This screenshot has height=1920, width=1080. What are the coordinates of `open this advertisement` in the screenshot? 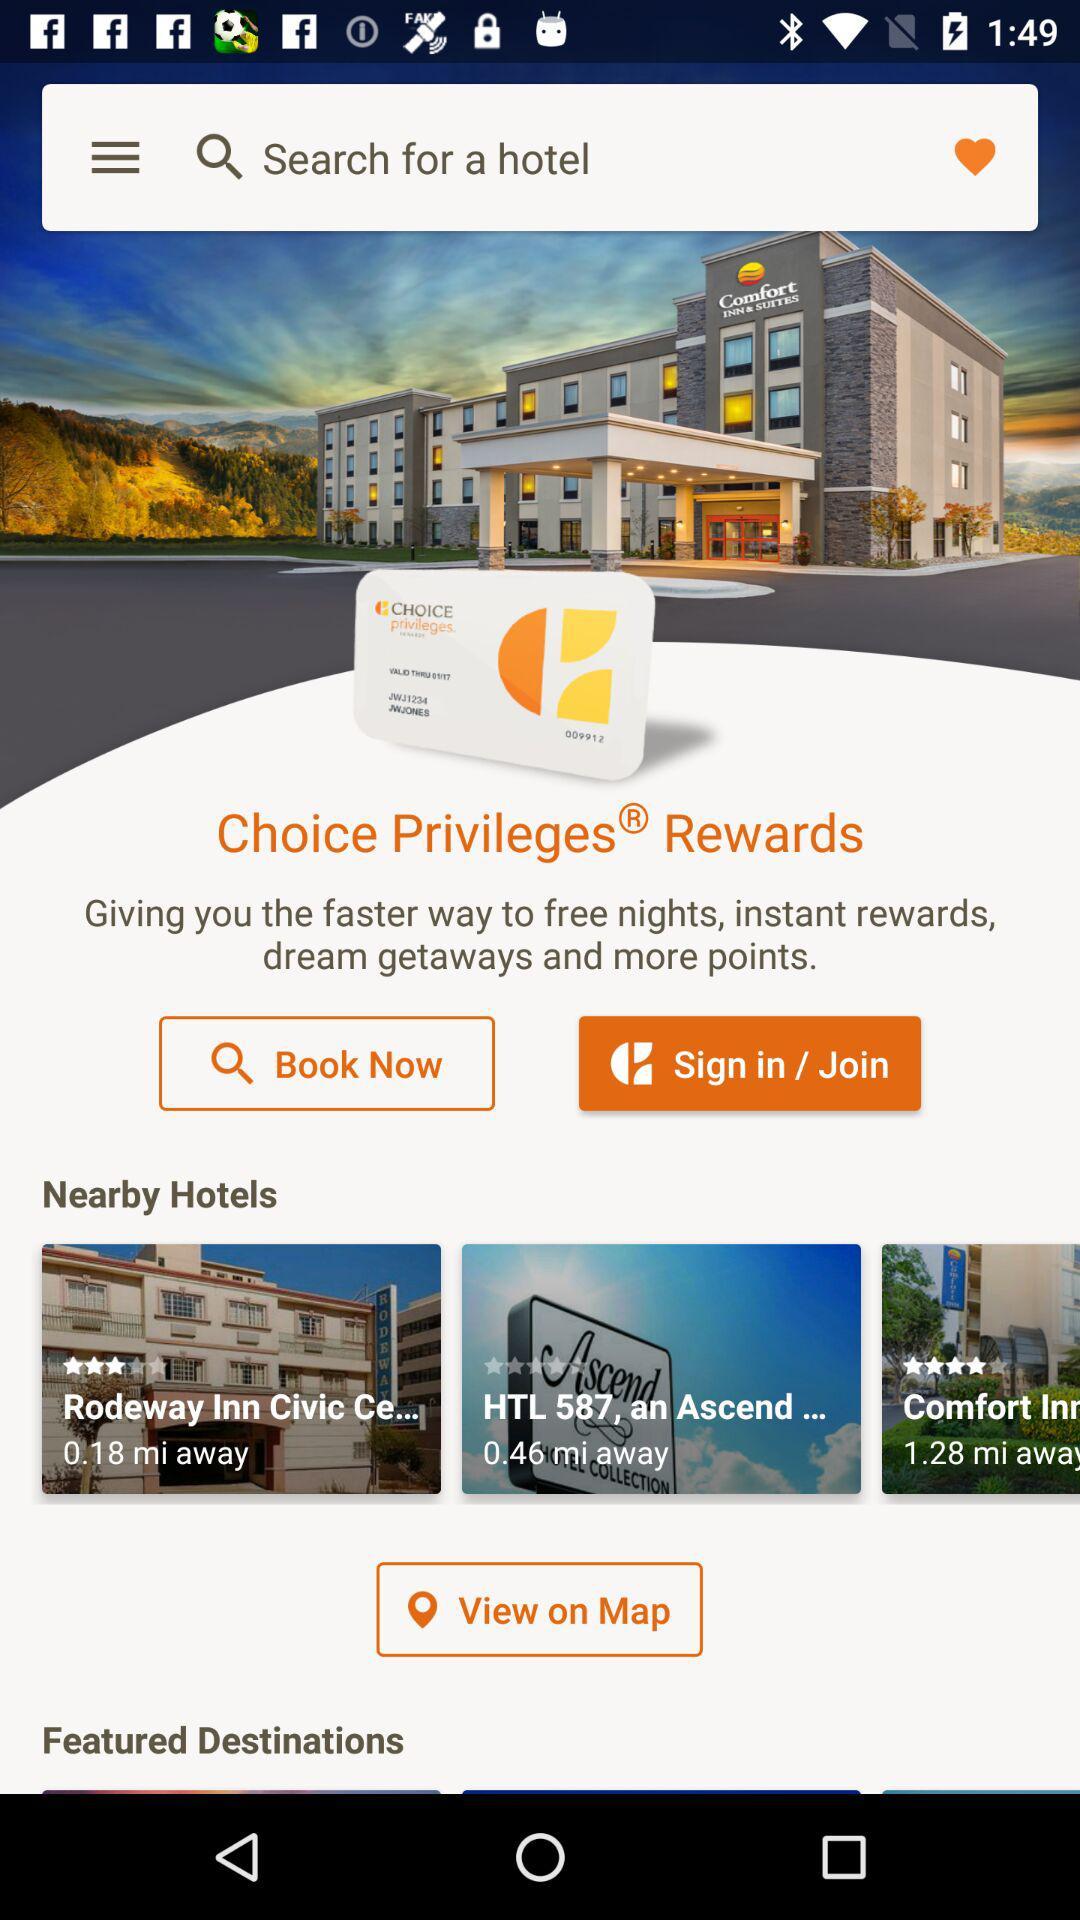 It's located at (240, 1368).